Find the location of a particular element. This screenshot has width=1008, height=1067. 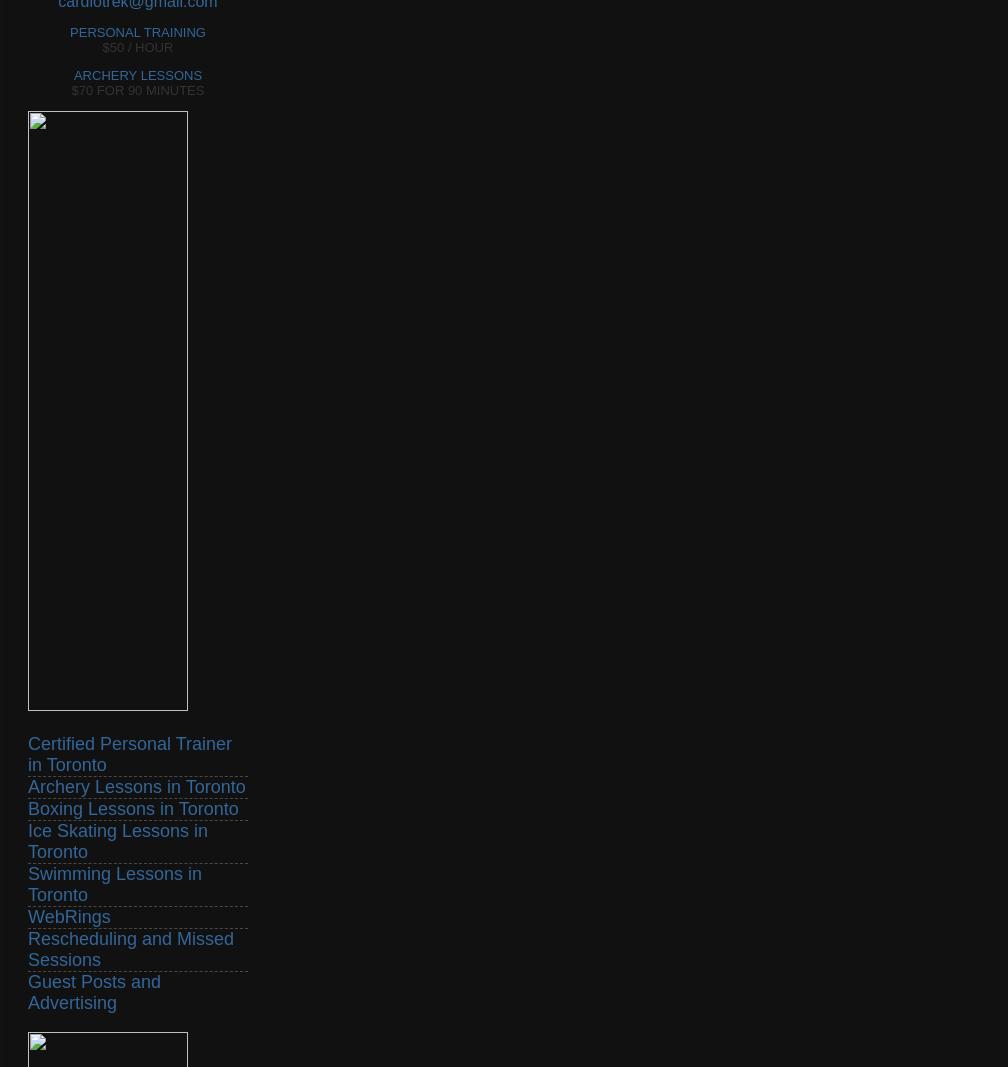

'PERSONAL TRAINING' is located at coordinates (137, 30).